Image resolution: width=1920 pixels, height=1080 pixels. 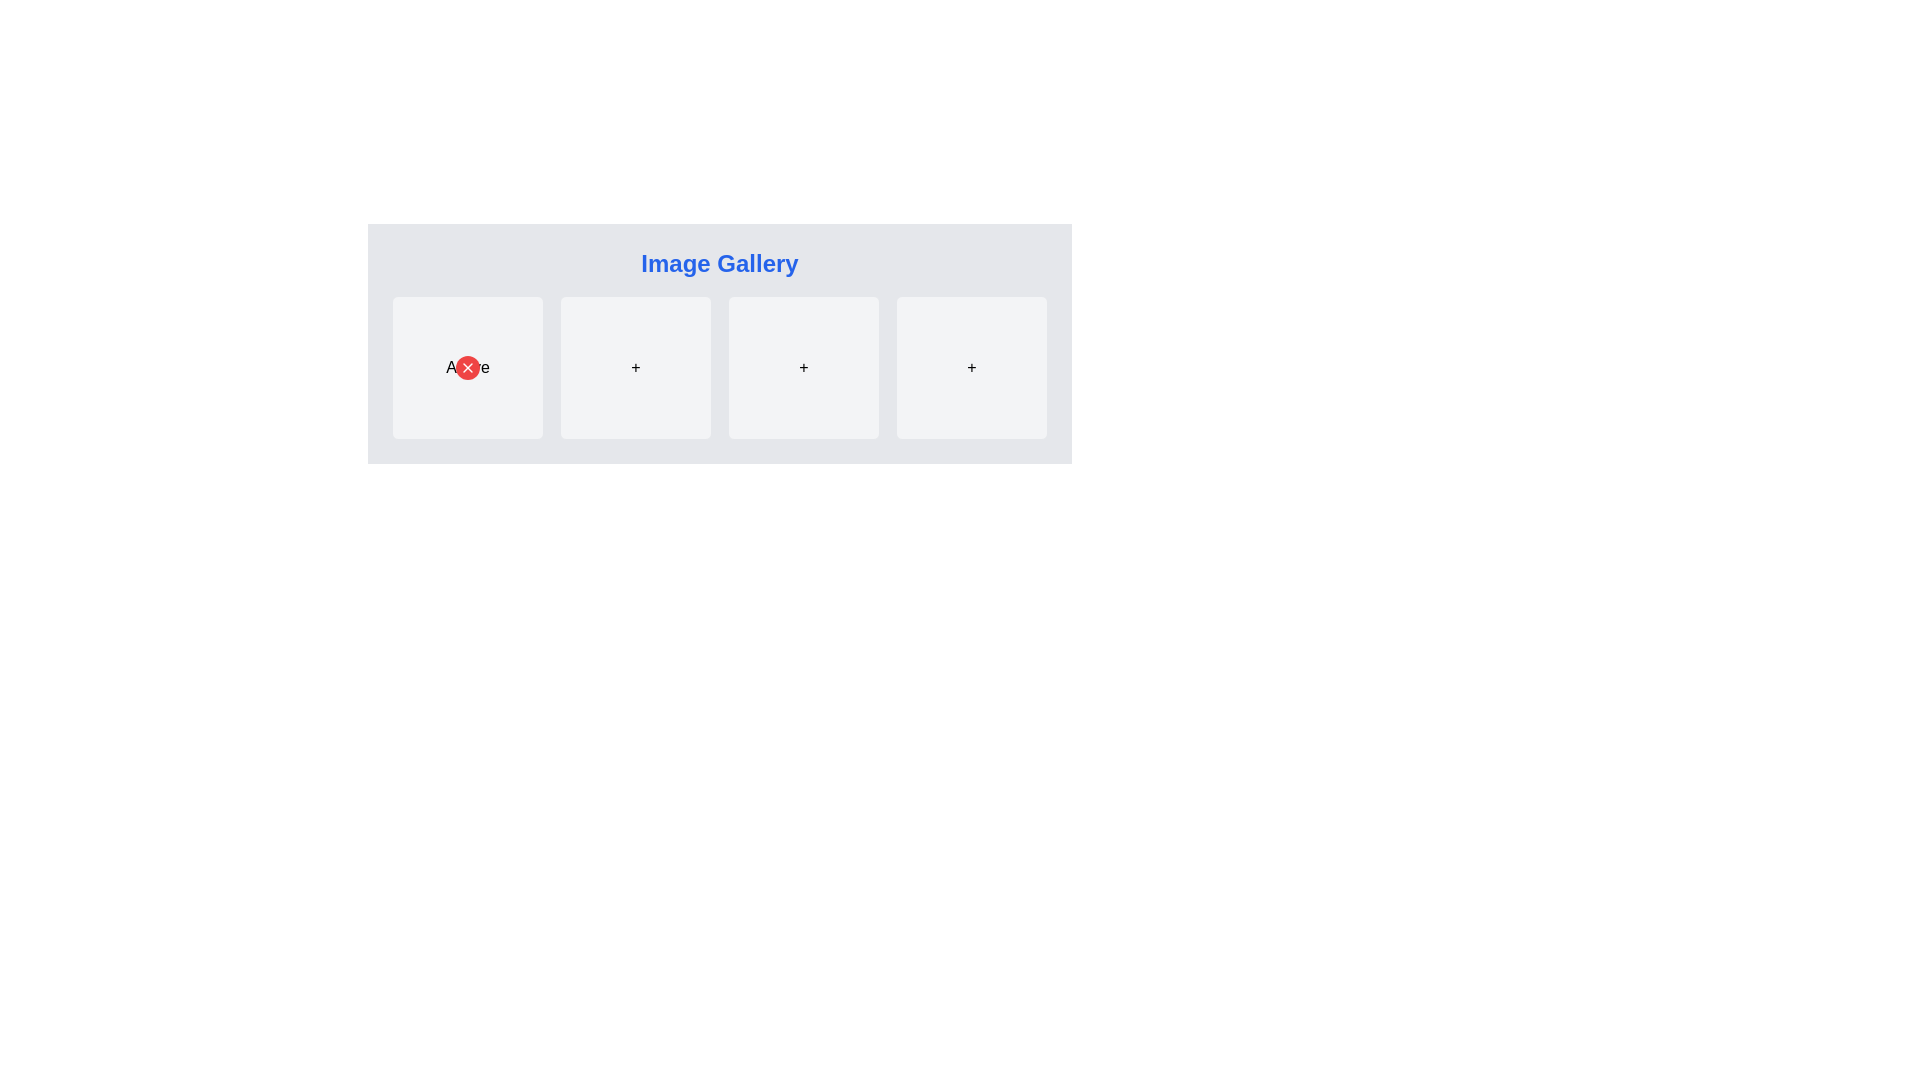 I want to click on the close/delete button located on a red circular background at the bottom-left corner of the first item in the 'Image Gallery', so click(x=466, y=367).